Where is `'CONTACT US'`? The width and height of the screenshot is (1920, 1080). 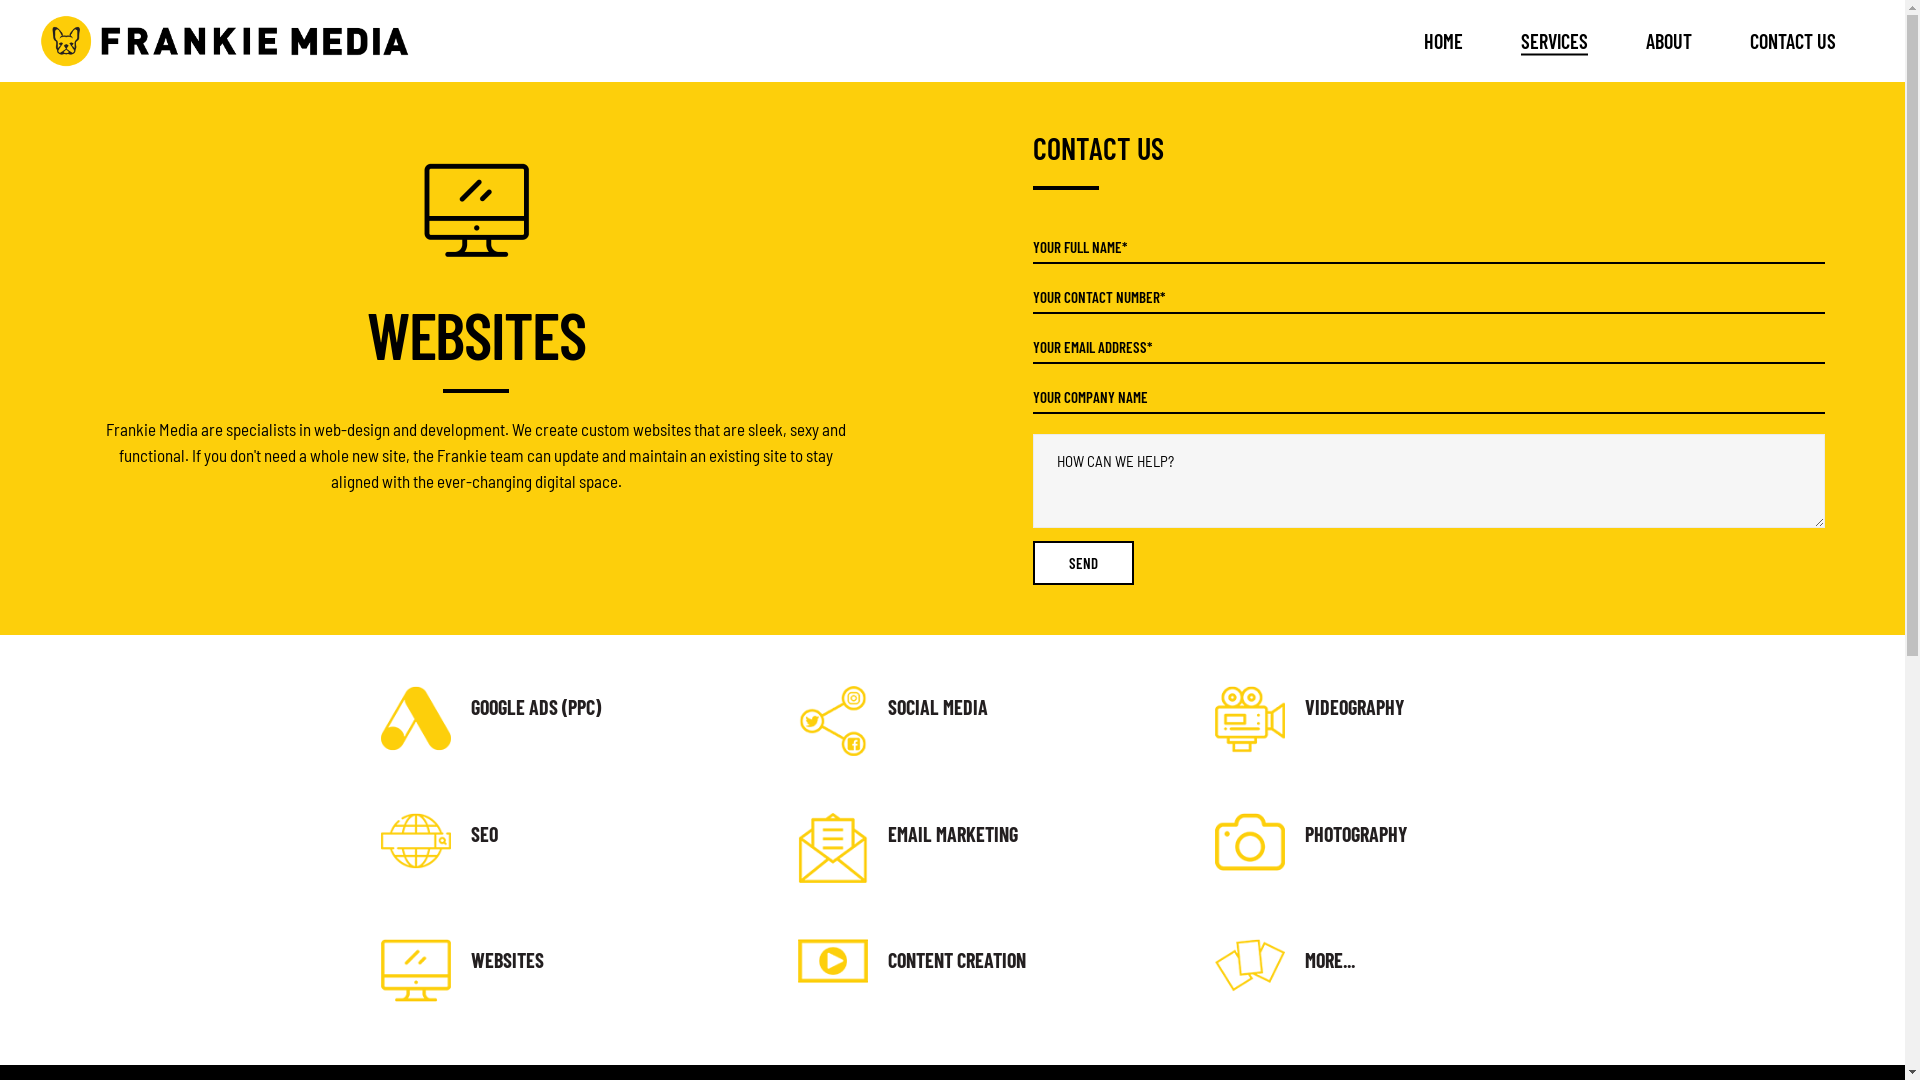
'CONTACT US' is located at coordinates (1793, 41).